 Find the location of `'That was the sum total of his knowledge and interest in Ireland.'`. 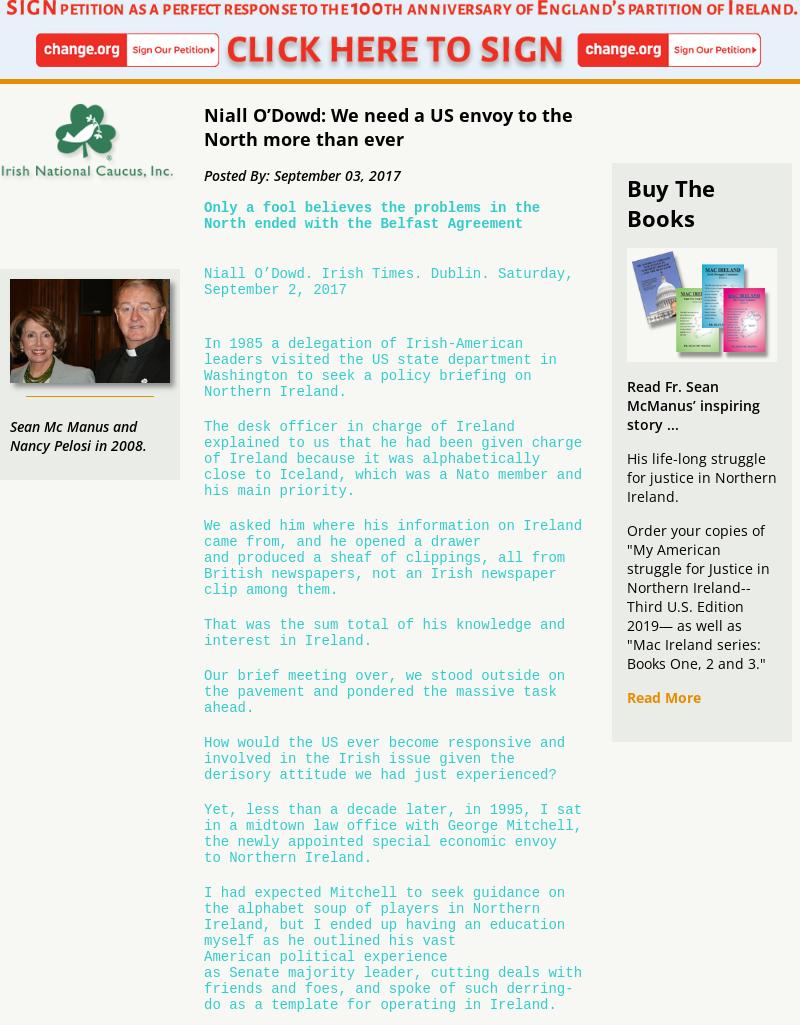

'That was the sum total of his knowledge and interest in Ireland.' is located at coordinates (204, 631).